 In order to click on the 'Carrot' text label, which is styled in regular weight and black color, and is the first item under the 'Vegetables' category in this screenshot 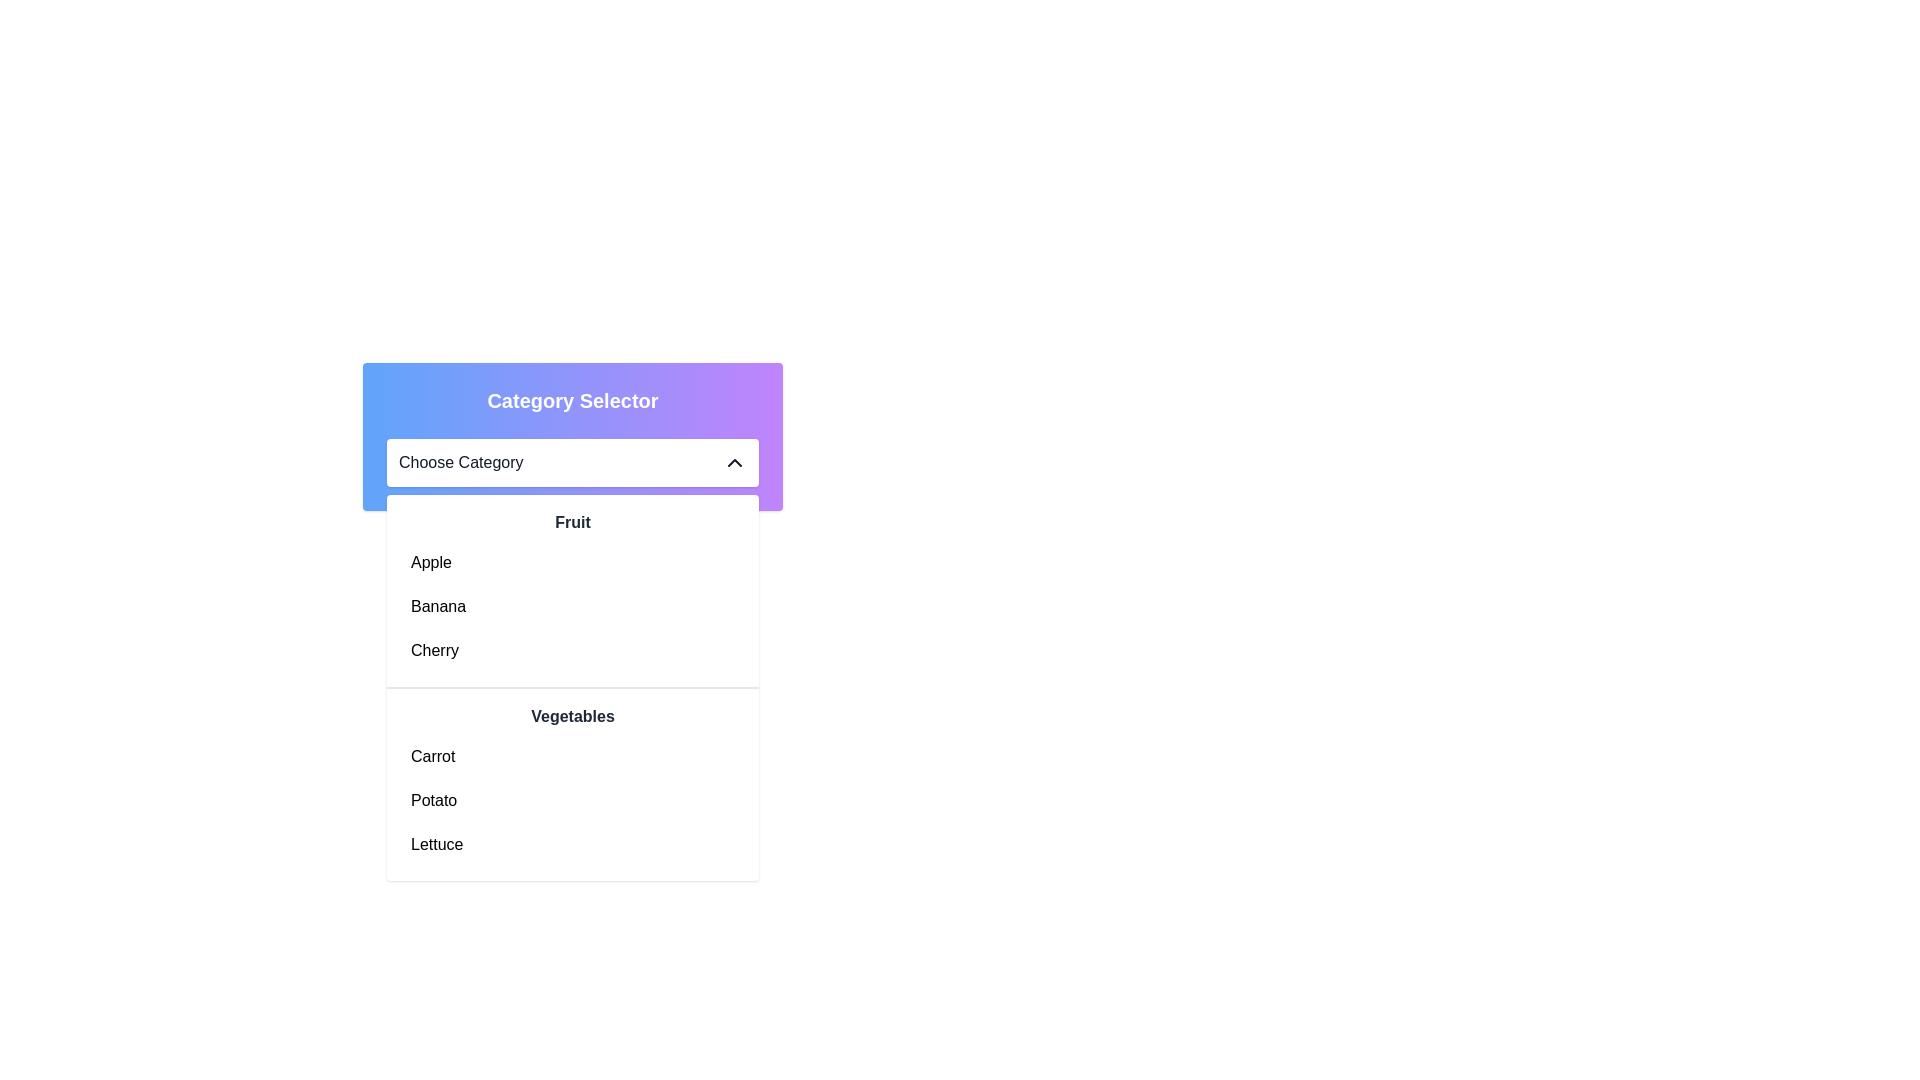, I will do `click(432, 756)`.